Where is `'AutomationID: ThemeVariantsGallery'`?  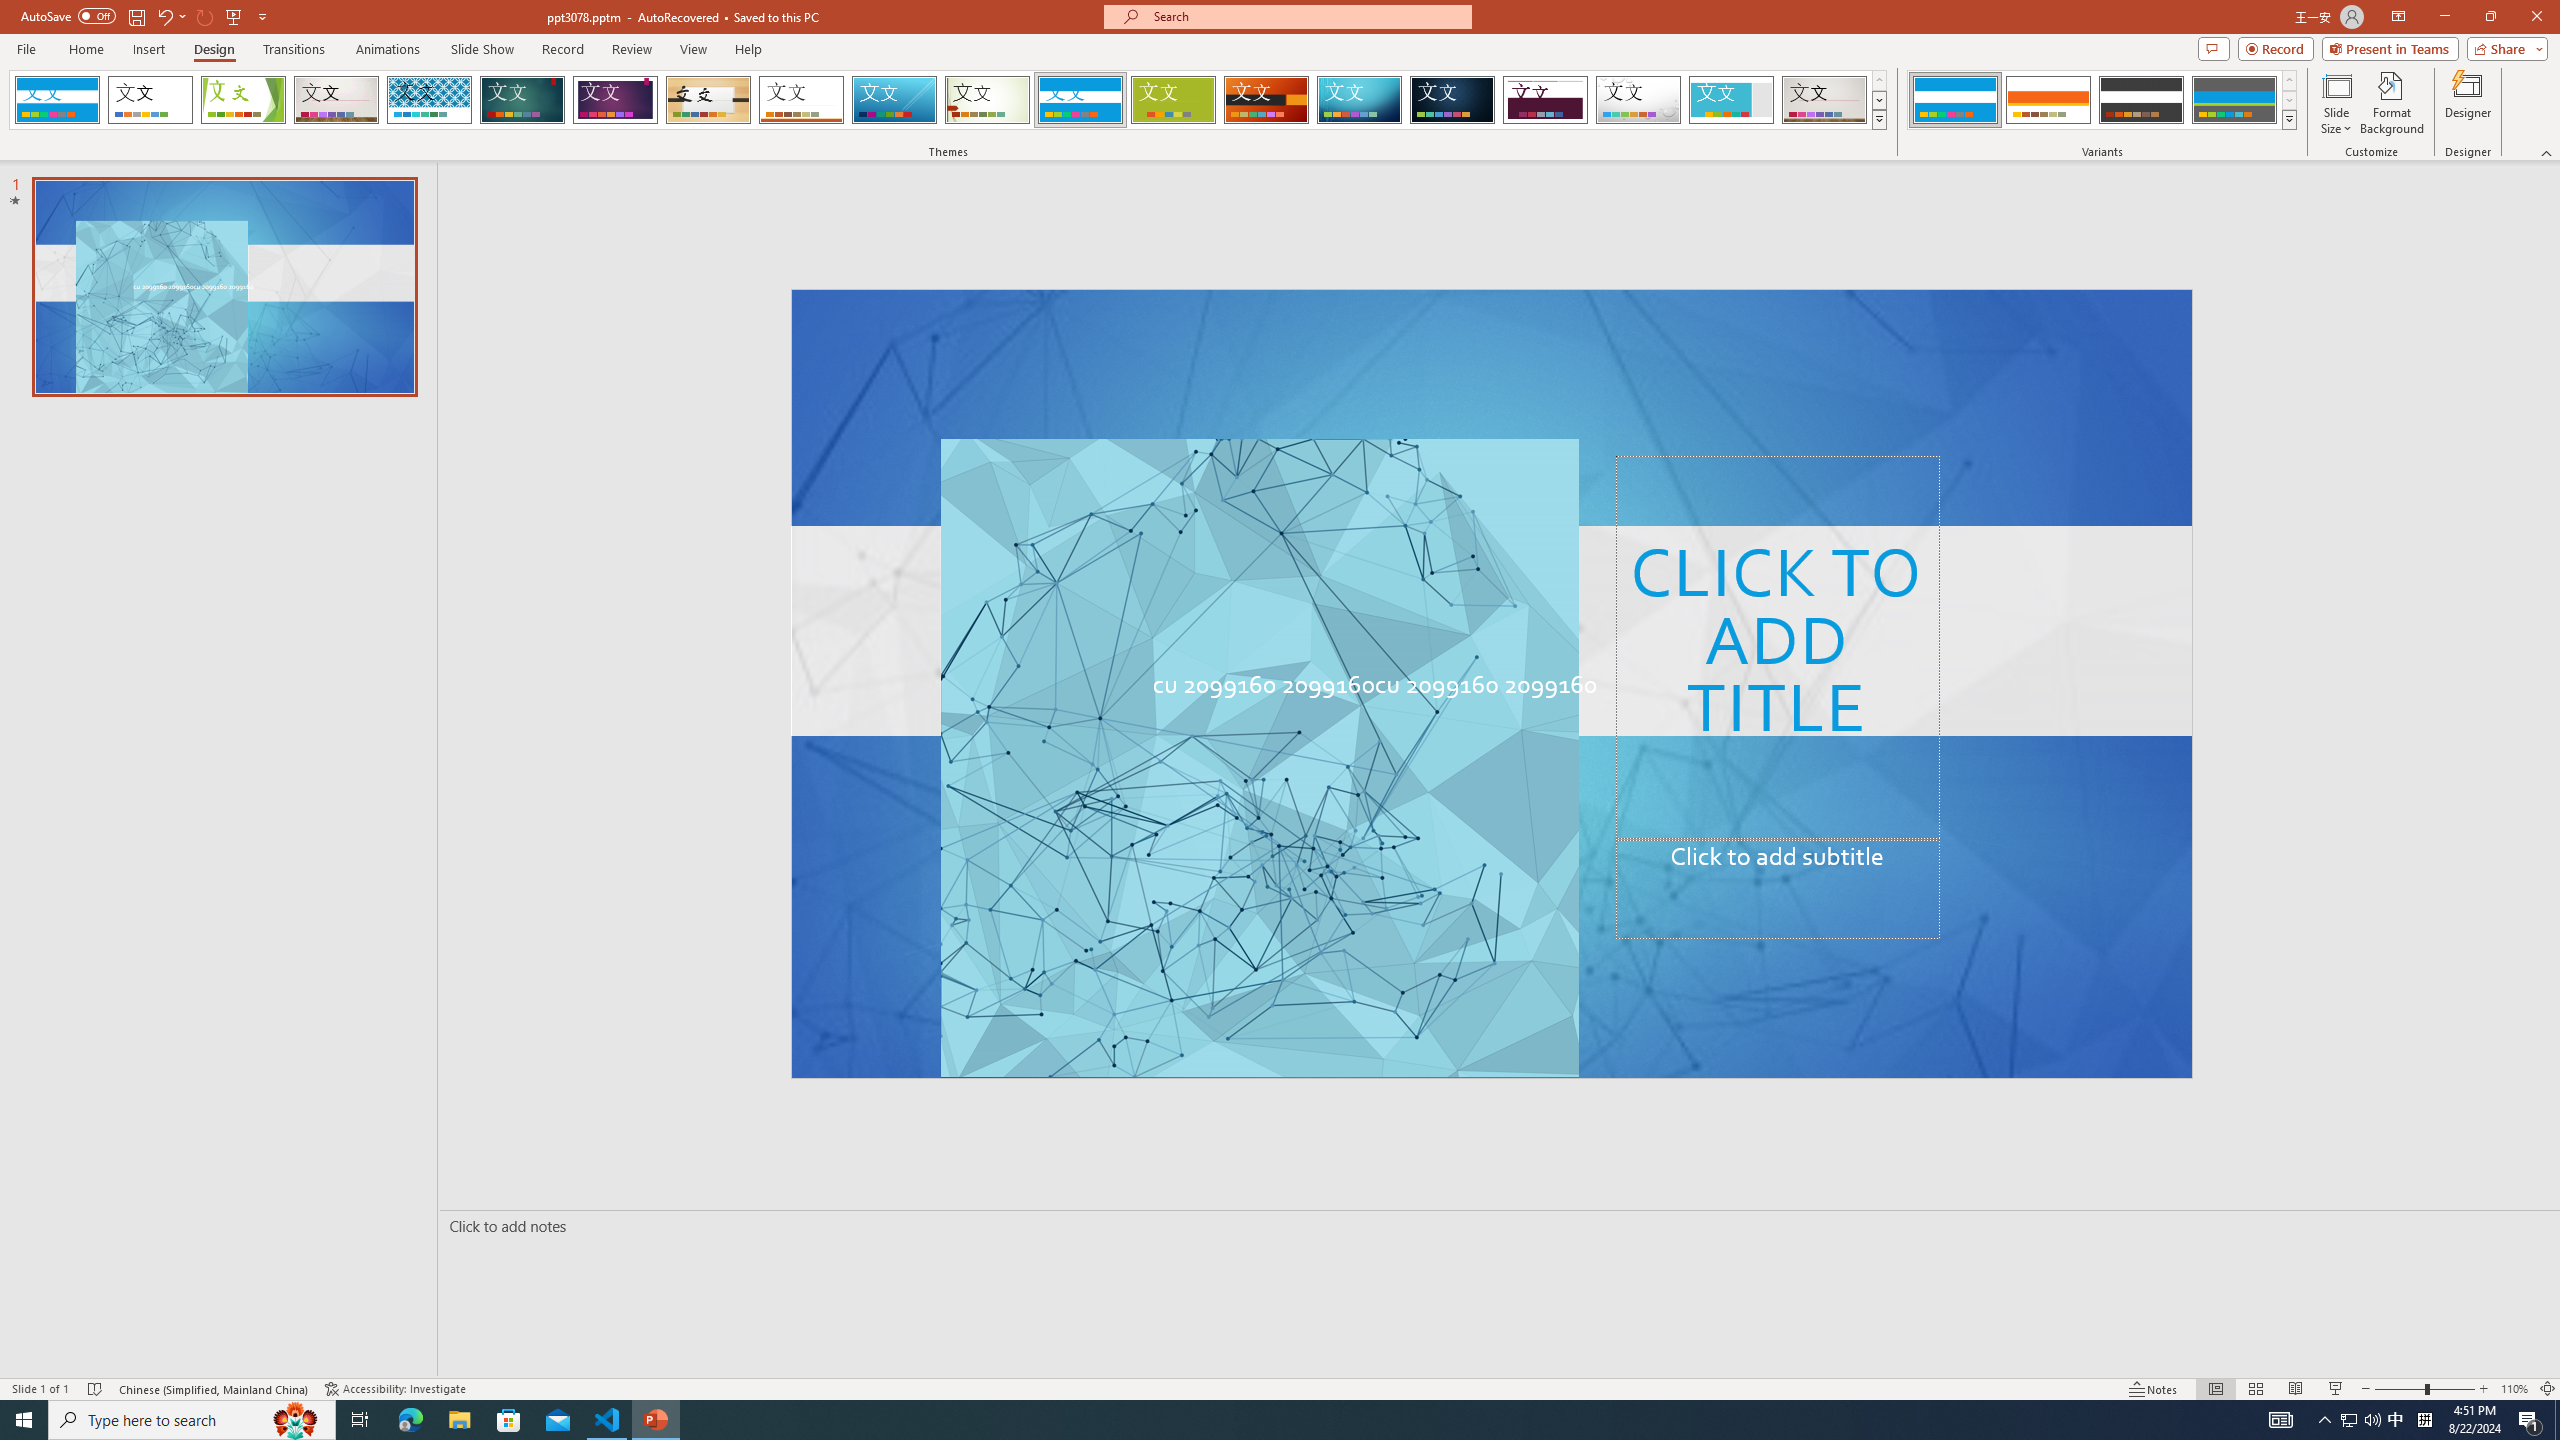 'AutomationID: ThemeVariantsGallery' is located at coordinates (2103, 99).